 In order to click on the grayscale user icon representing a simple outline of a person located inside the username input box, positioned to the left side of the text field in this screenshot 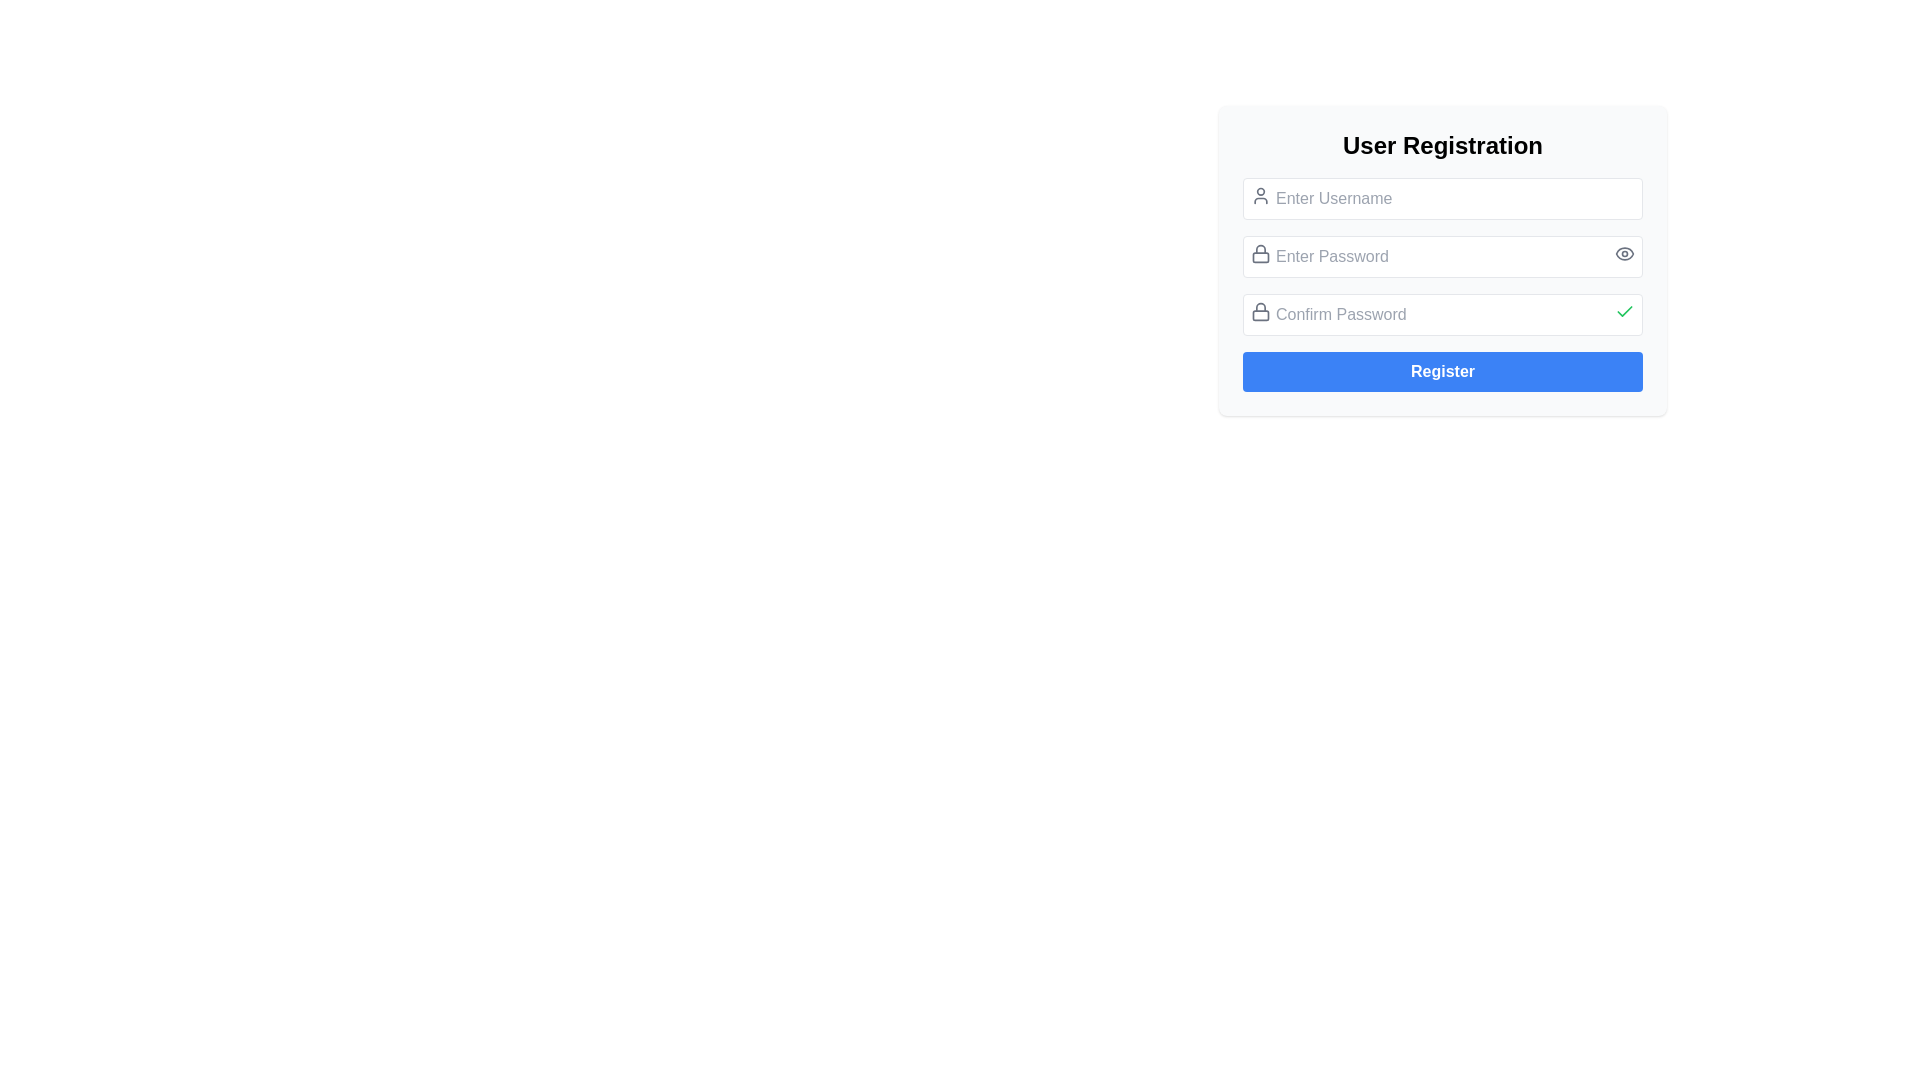, I will do `click(1260, 196)`.